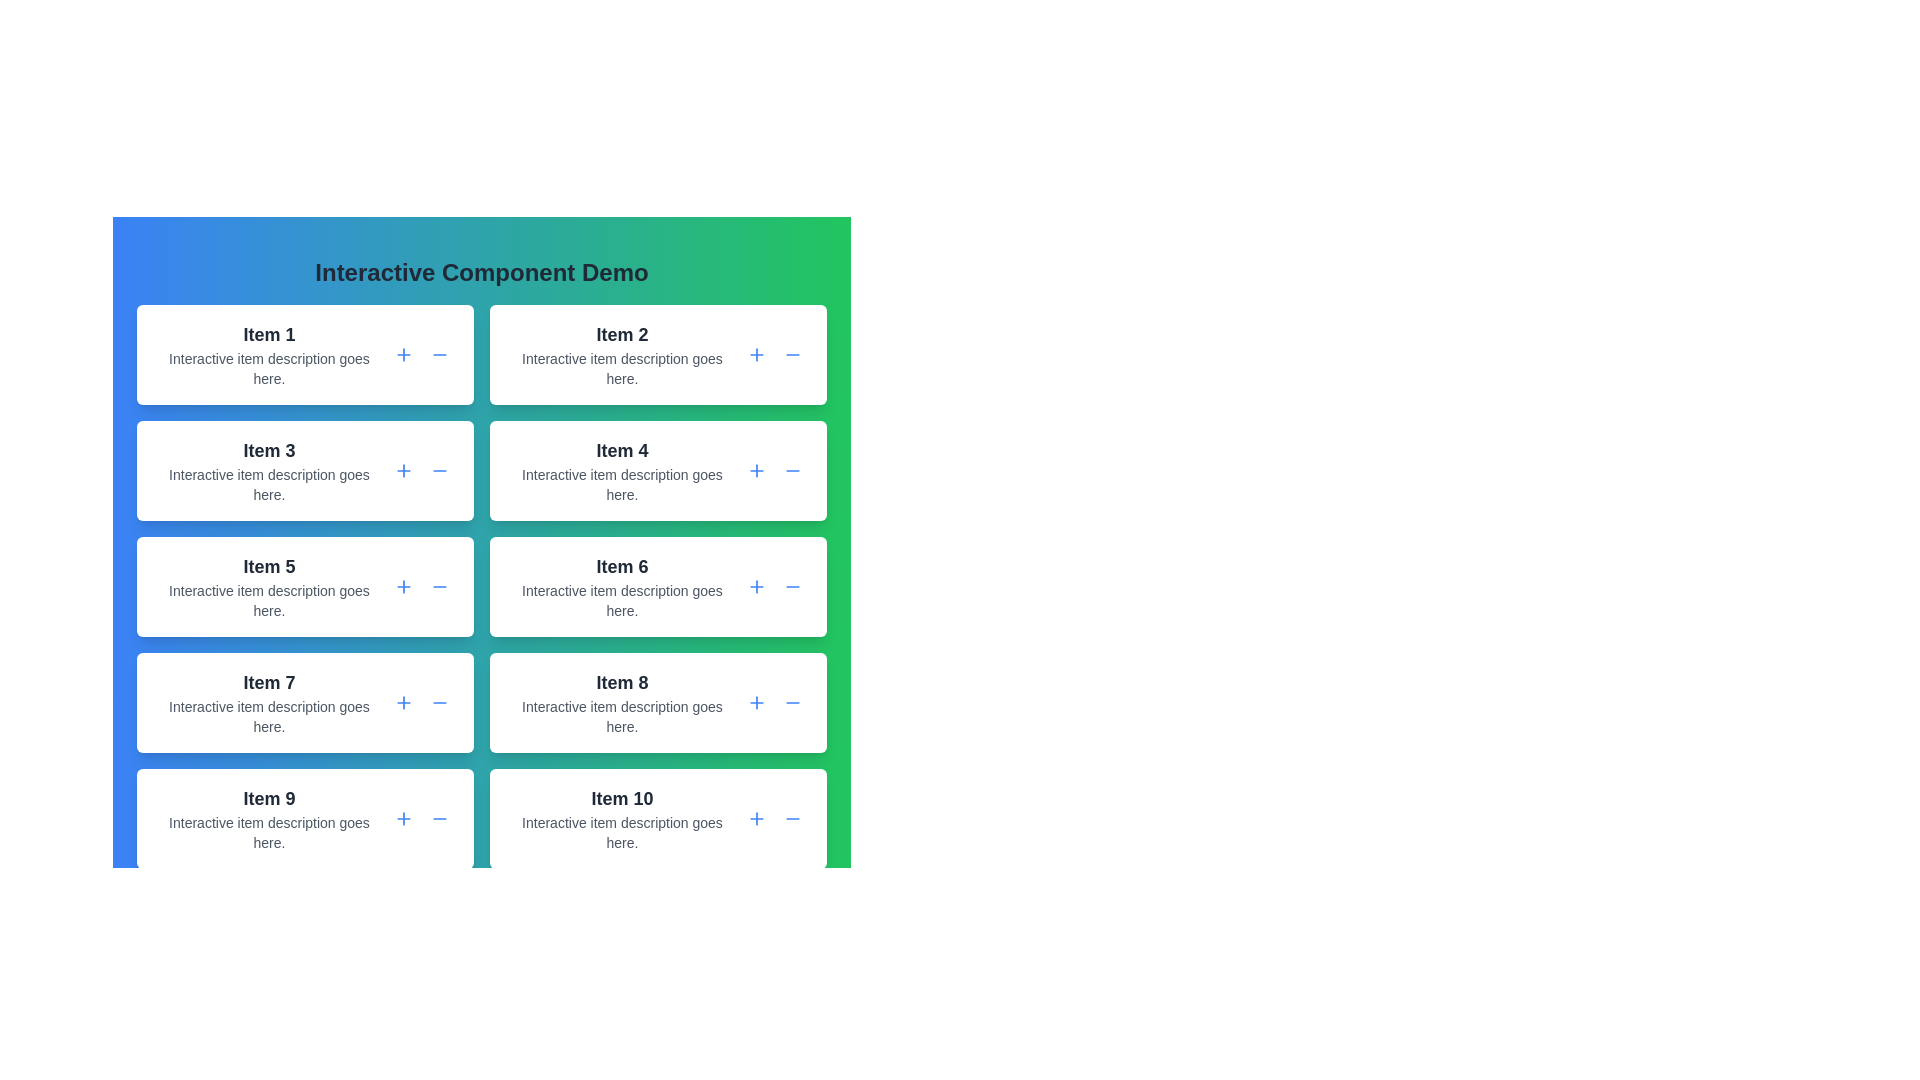  Describe the element at coordinates (439, 818) in the screenshot. I see `the small blue text button with a horizontal minus sign icon located next to 'Item 9'` at that location.